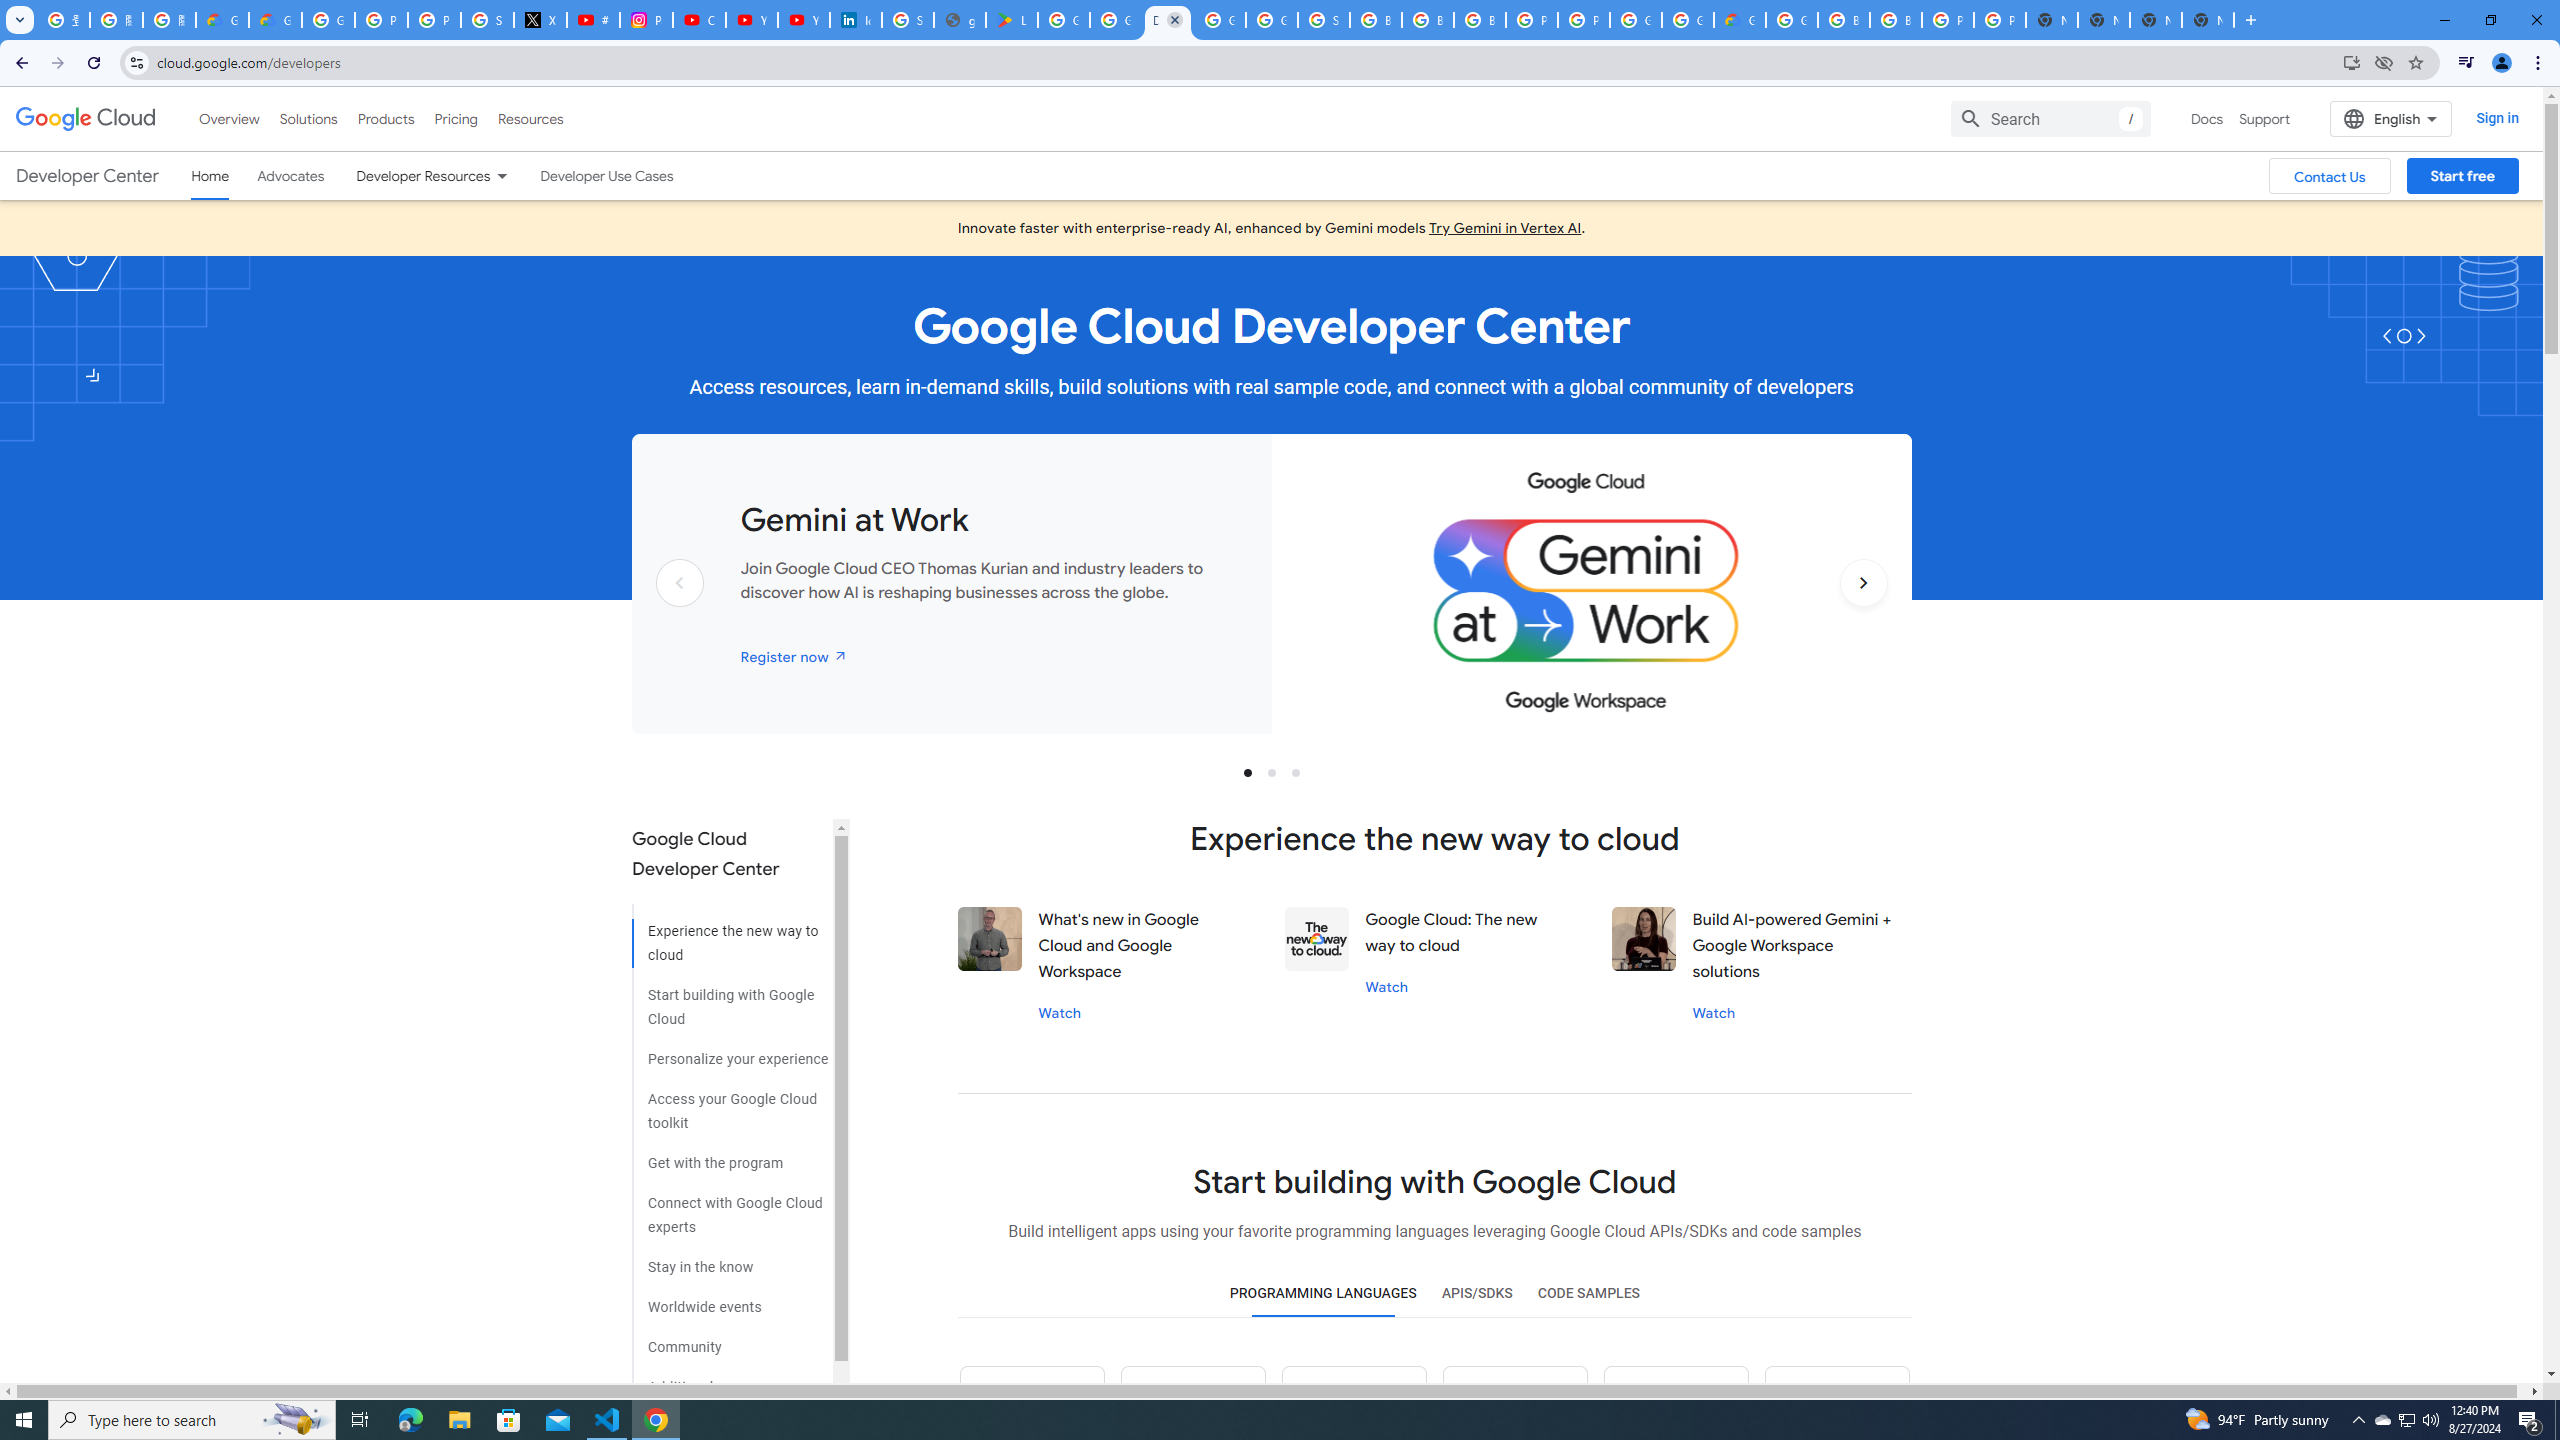 The image size is (2560, 1440). I want to click on 'Contact Us', so click(2328, 176).